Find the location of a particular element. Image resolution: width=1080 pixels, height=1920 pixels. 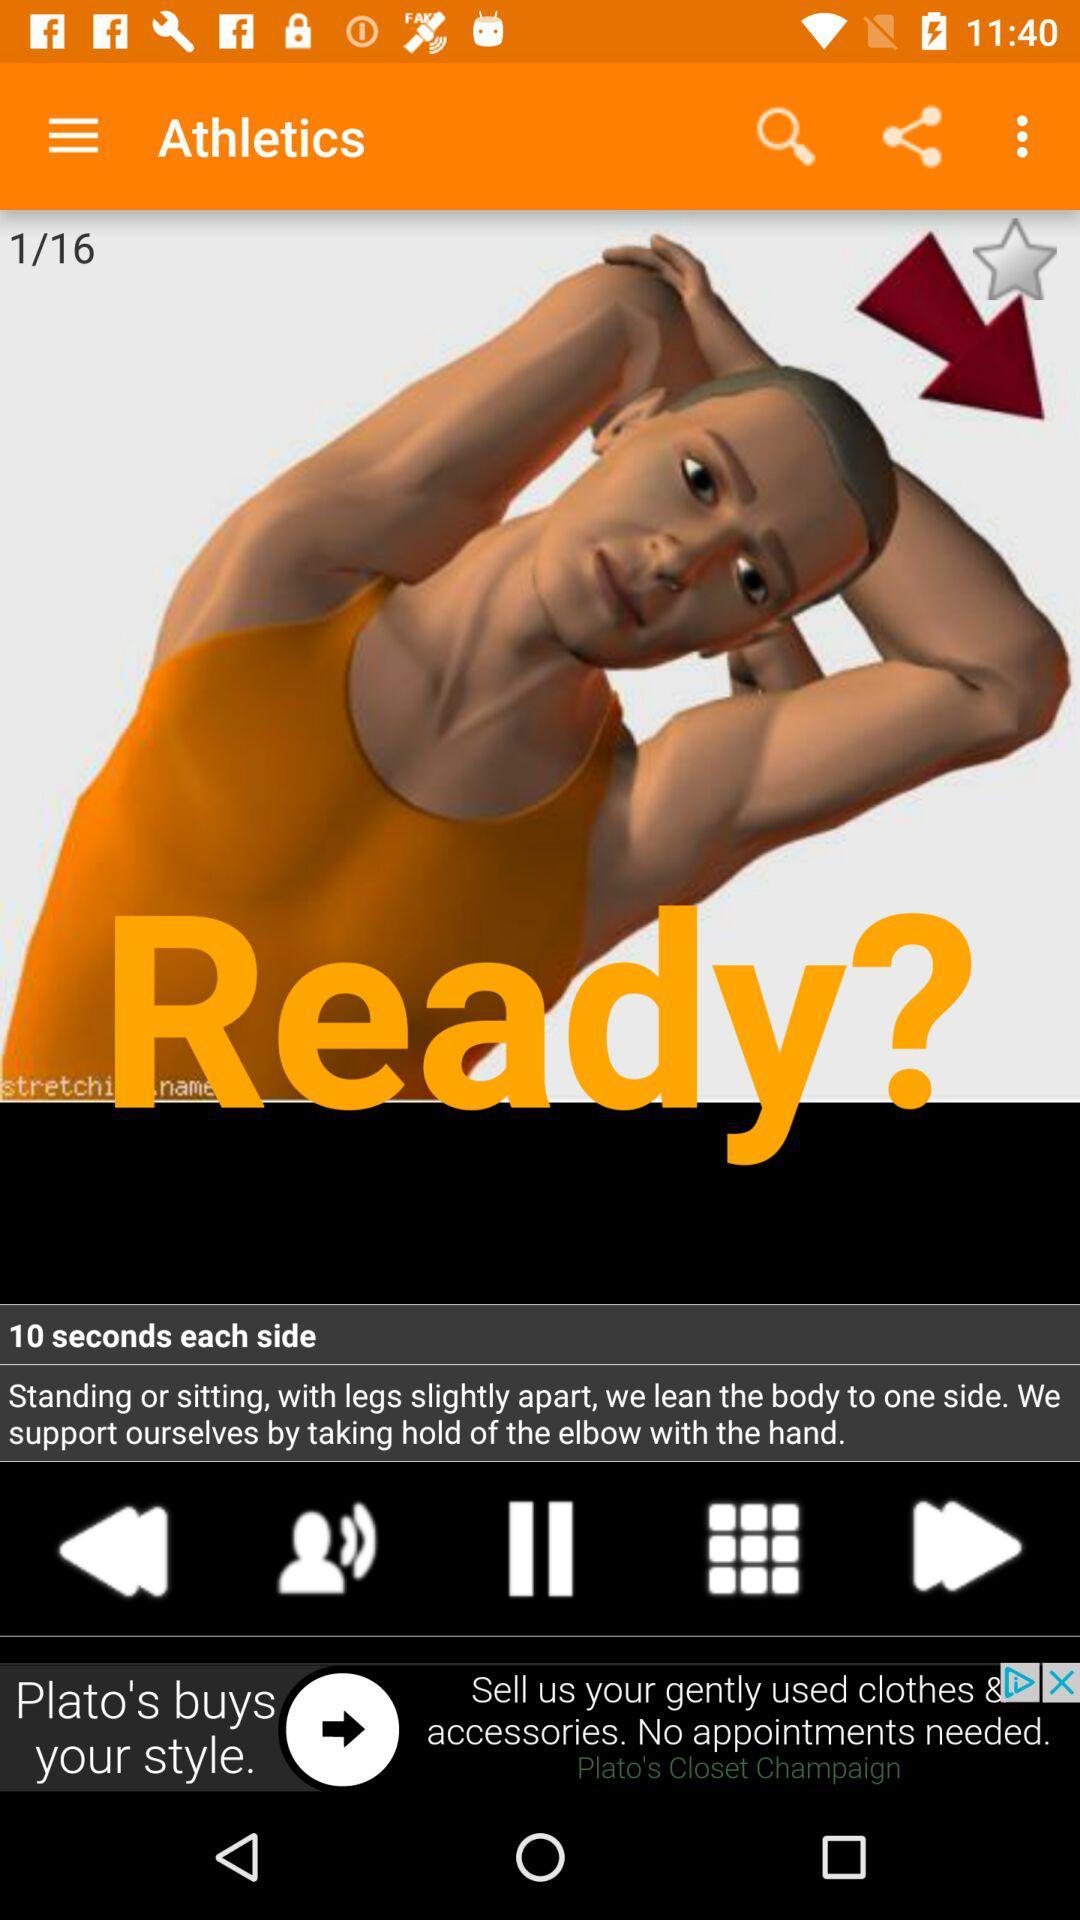

the pause icon is located at coordinates (540, 1547).